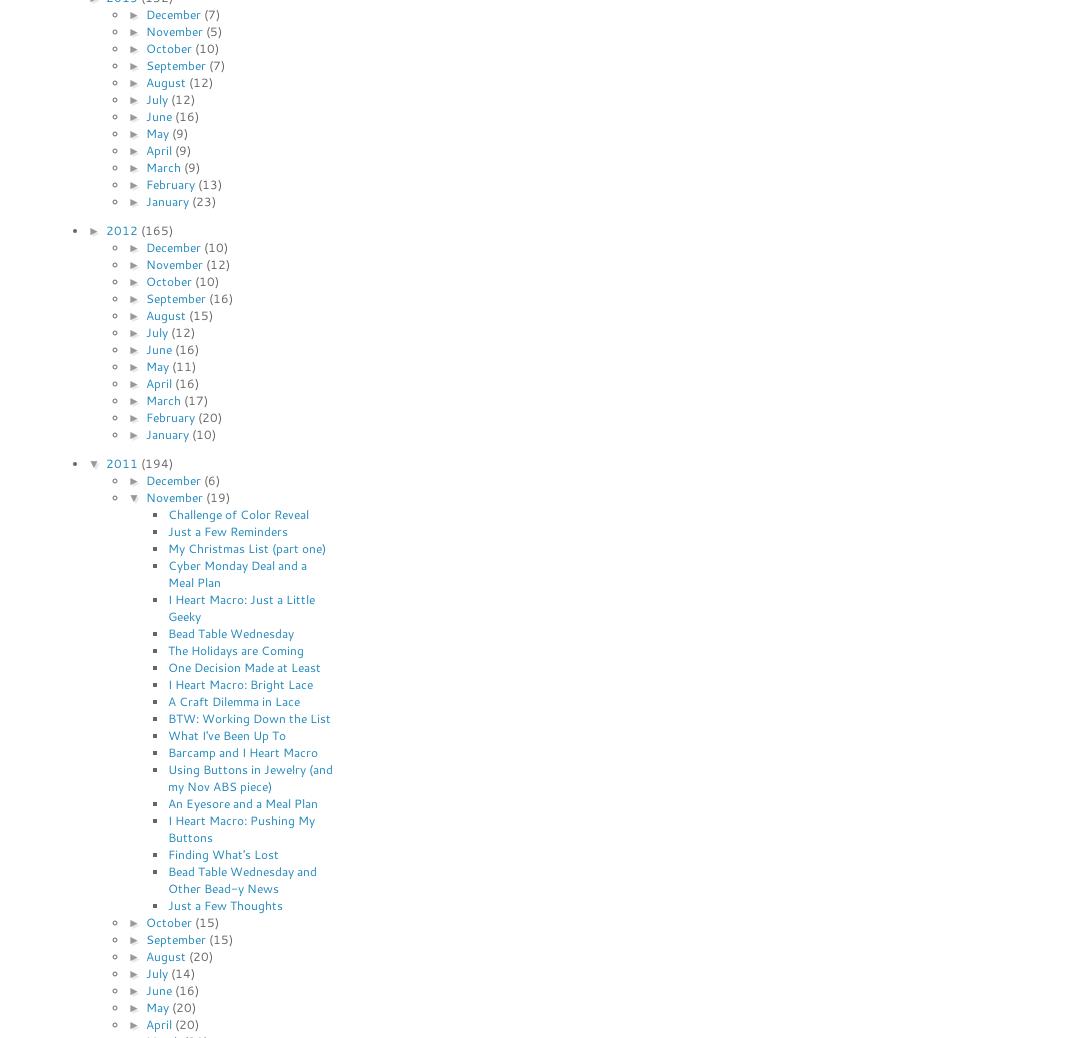  What do you see at coordinates (182, 365) in the screenshot?
I see `'(11)'` at bounding box center [182, 365].